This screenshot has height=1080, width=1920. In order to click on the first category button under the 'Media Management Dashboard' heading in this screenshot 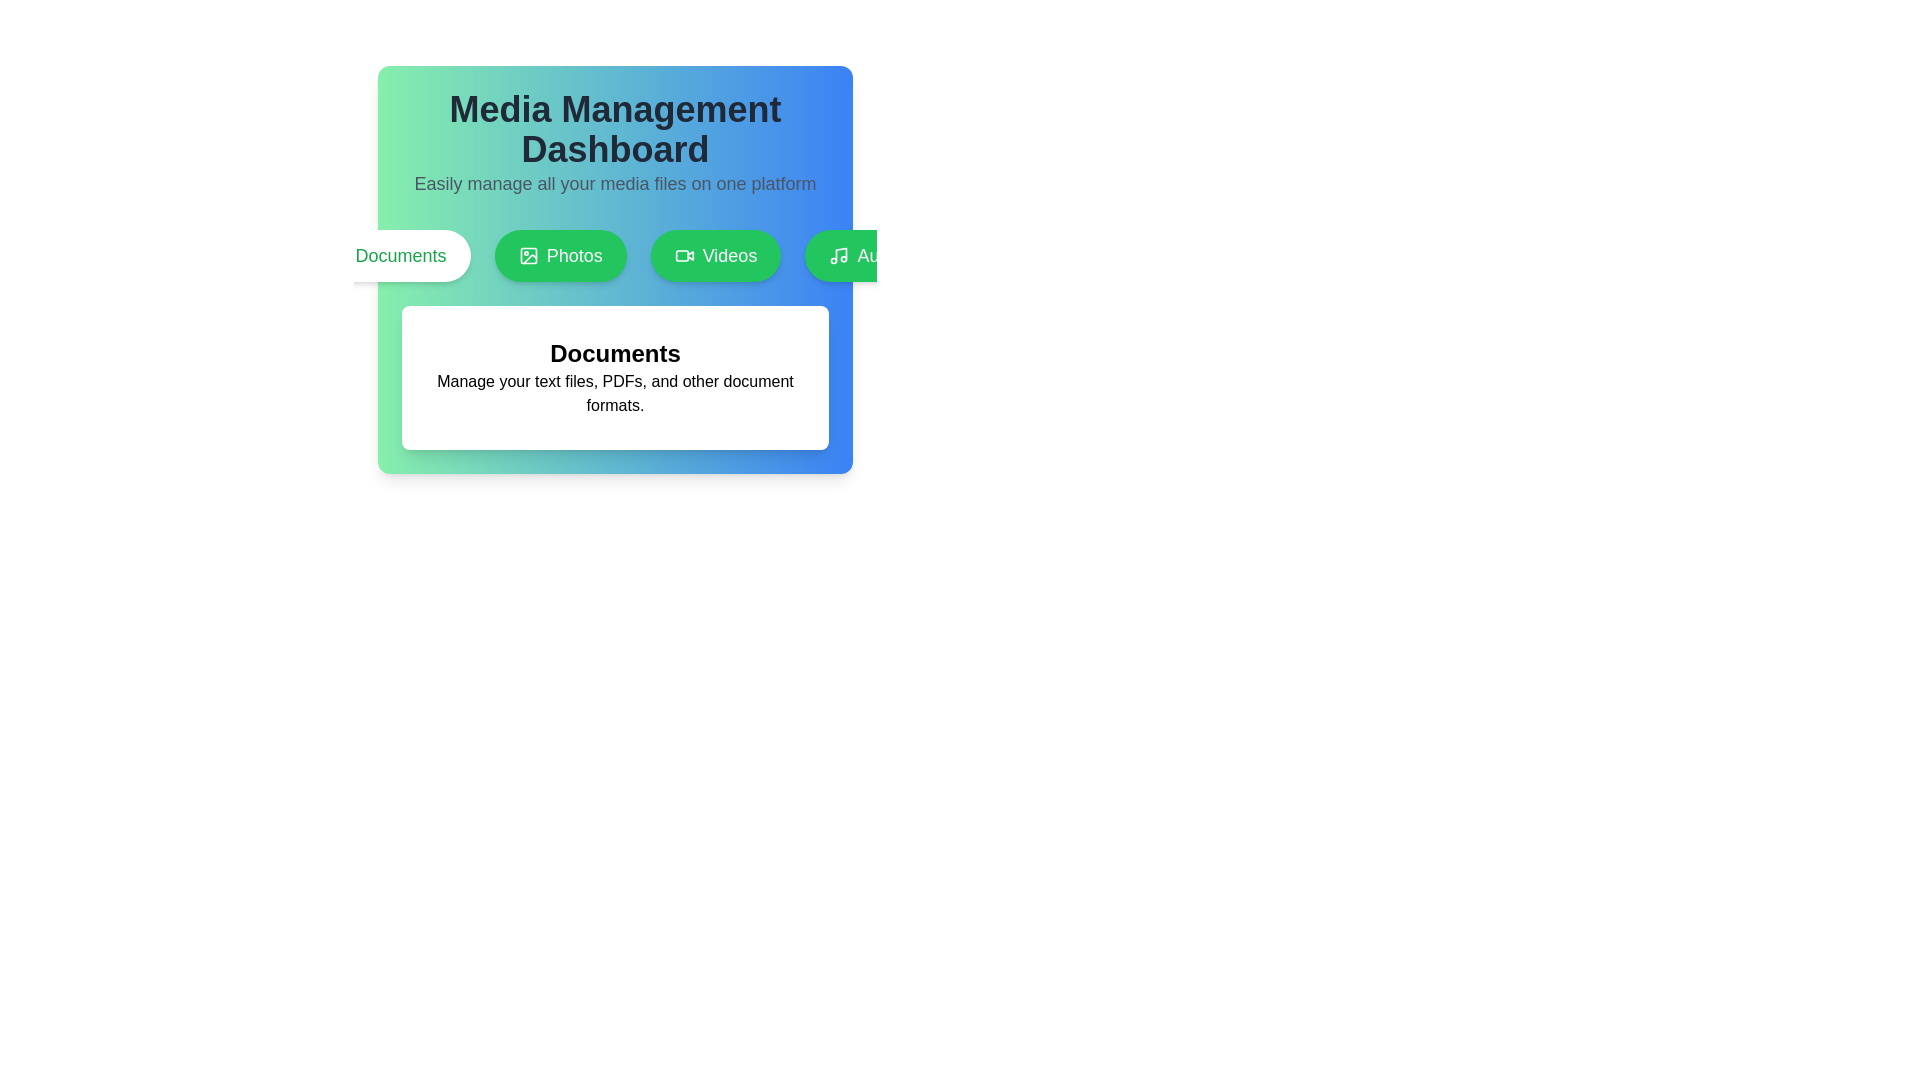, I will do `click(387, 254)`.